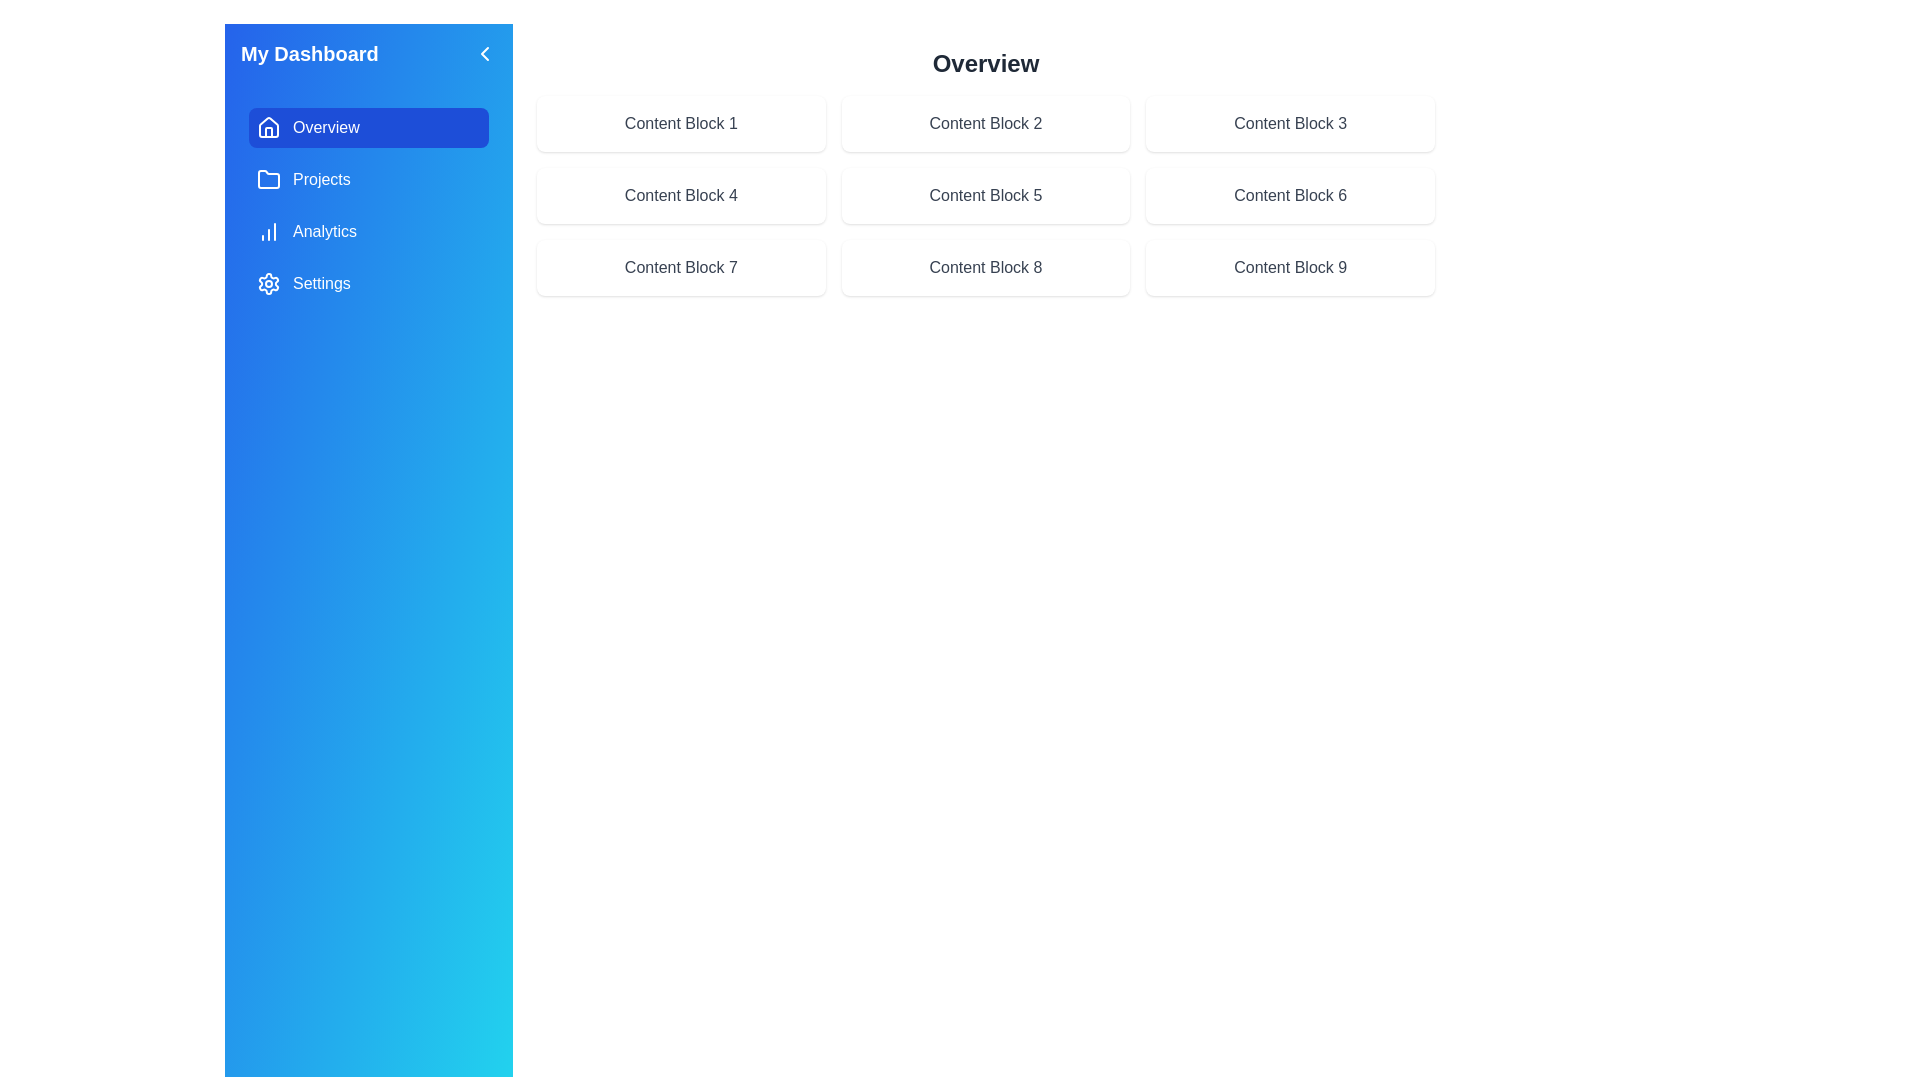 The height and width of the screenshot is (1080, 1920). What do you see at coordinates (369, 127) in the screenshot?
I see `the menu item Overview in the sidebar` at bounding box center [369, 127].